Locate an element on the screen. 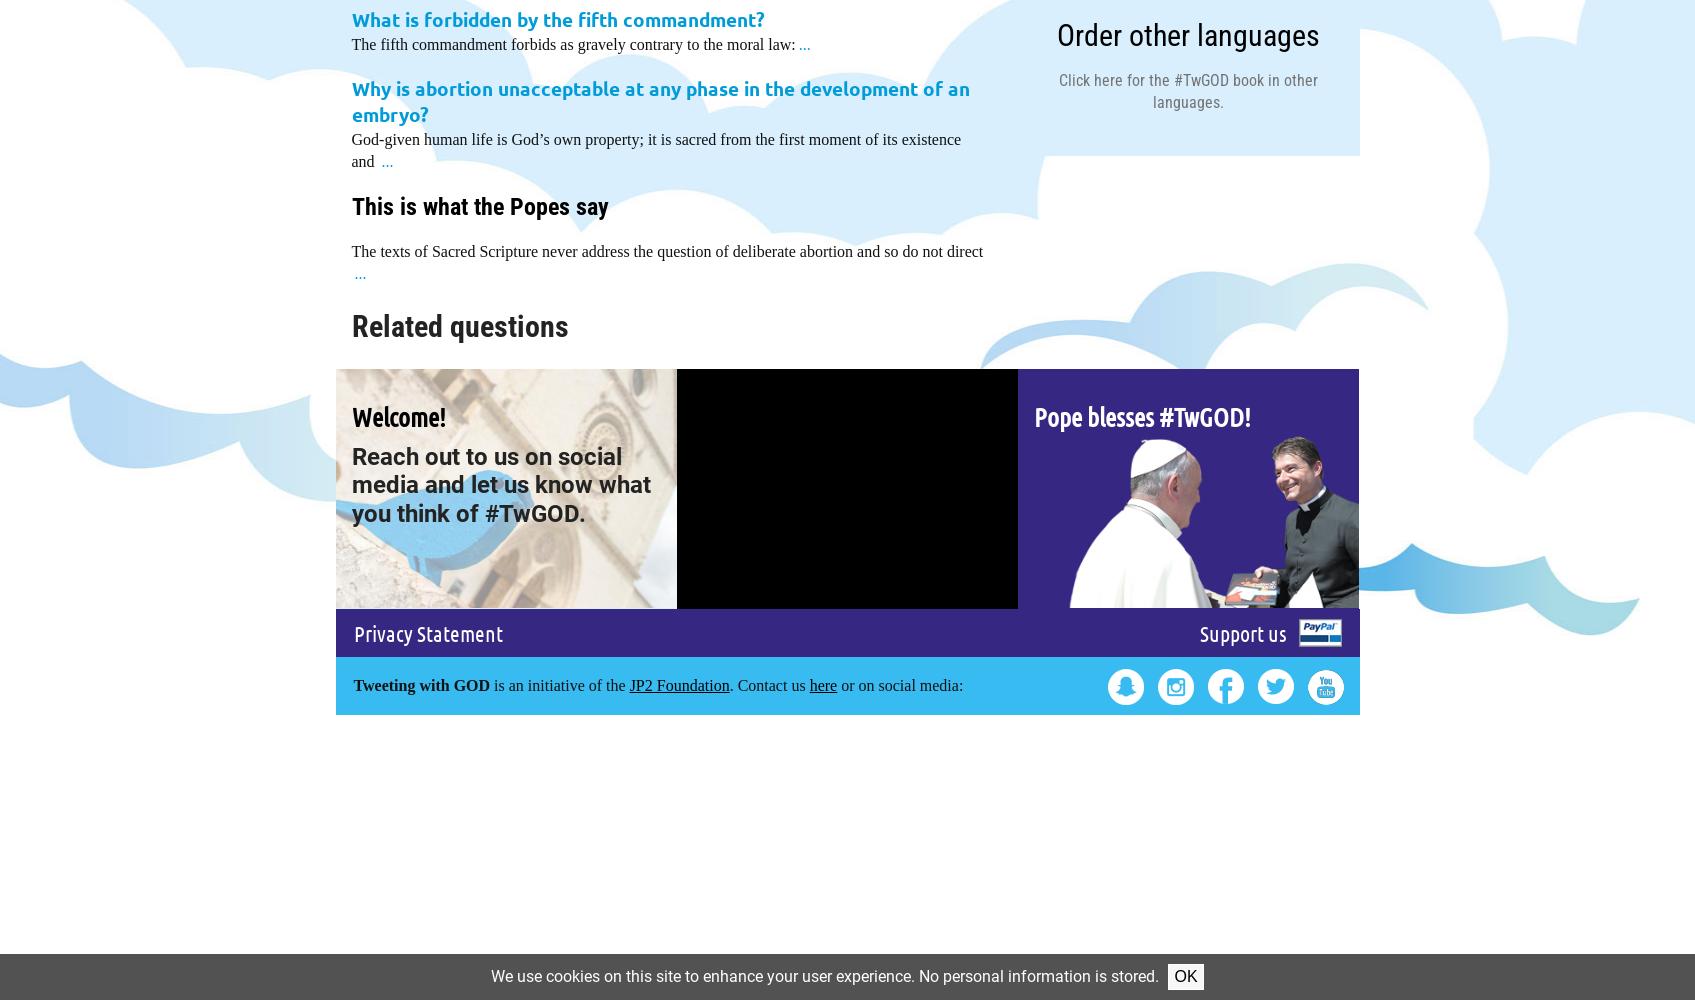 The width and height of the screenshot is (1695, 1000). 'here' is located at coordinates (822, 684).